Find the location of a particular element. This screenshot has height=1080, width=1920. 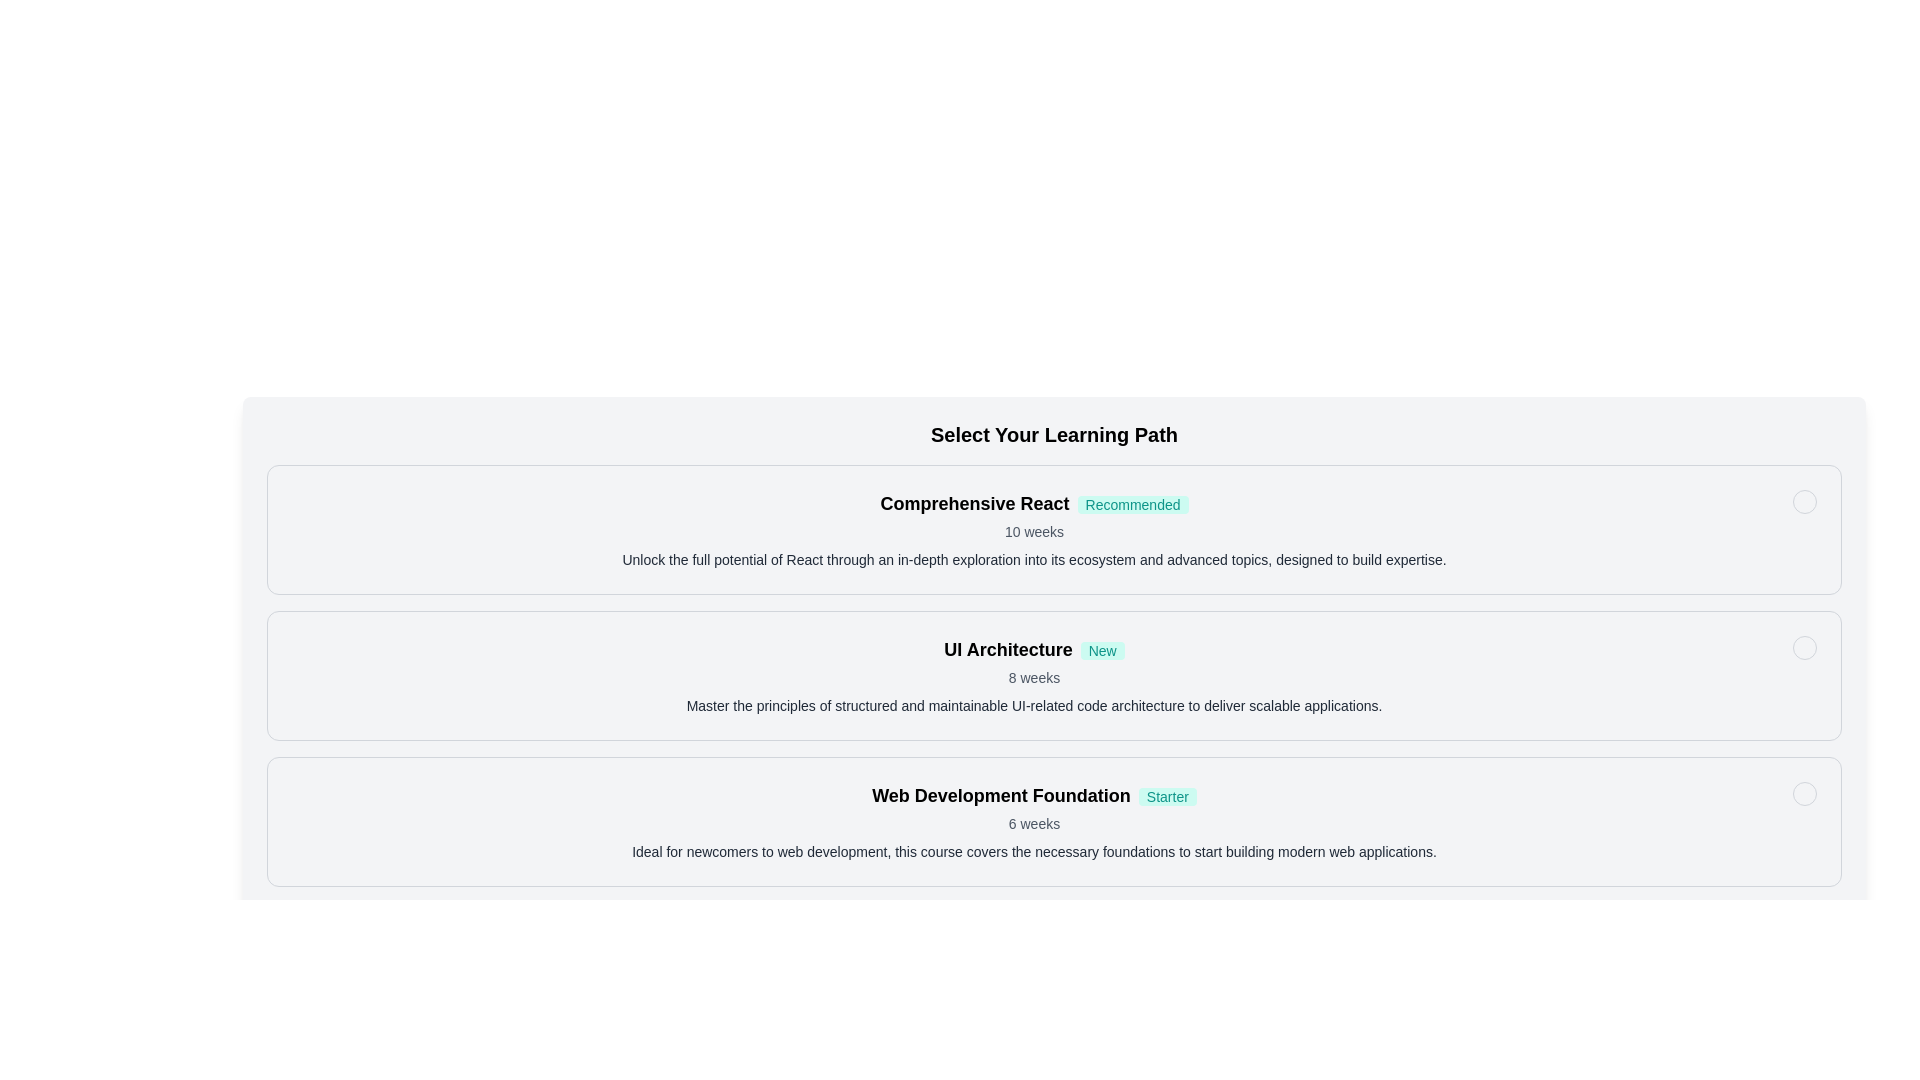

the Text Display Section that includes the title 'UI Architecture', the label 'New', the duration '8 weeks', and the course objectives description is located at coordinates (1034, 675).